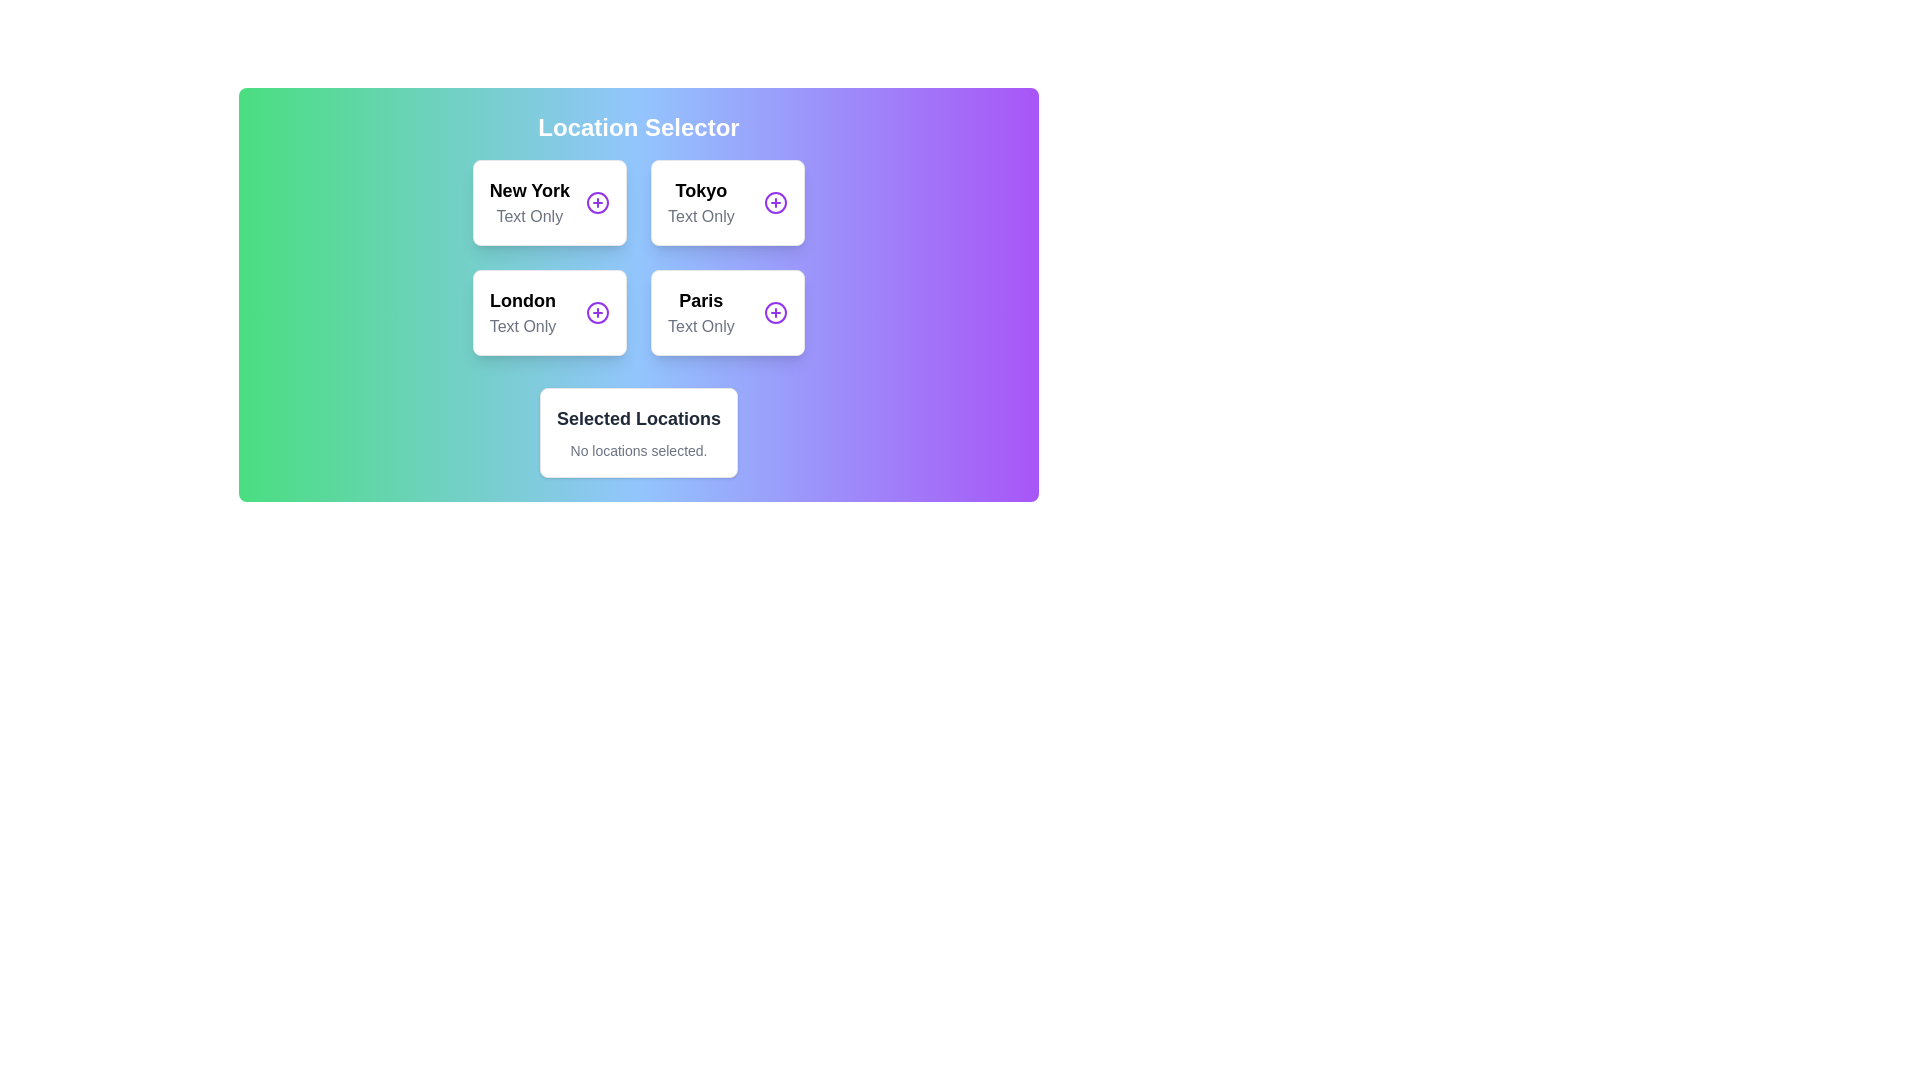 This screenshot has height=1080, width=1920. What do you see at coordinates (727, 203) in the screenshot?
I see `the 'Tokyo' location card in the grid layout` at bounding box center [727, 203].